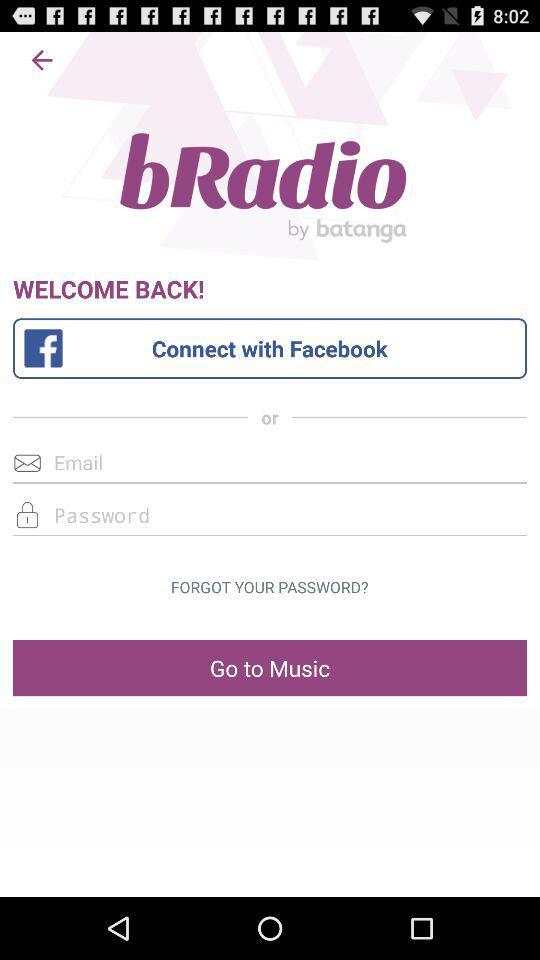  What do you see at coordinates (270, 348) in the screenshot?
I see `connect with facebook` at bounding box center [270, 348].